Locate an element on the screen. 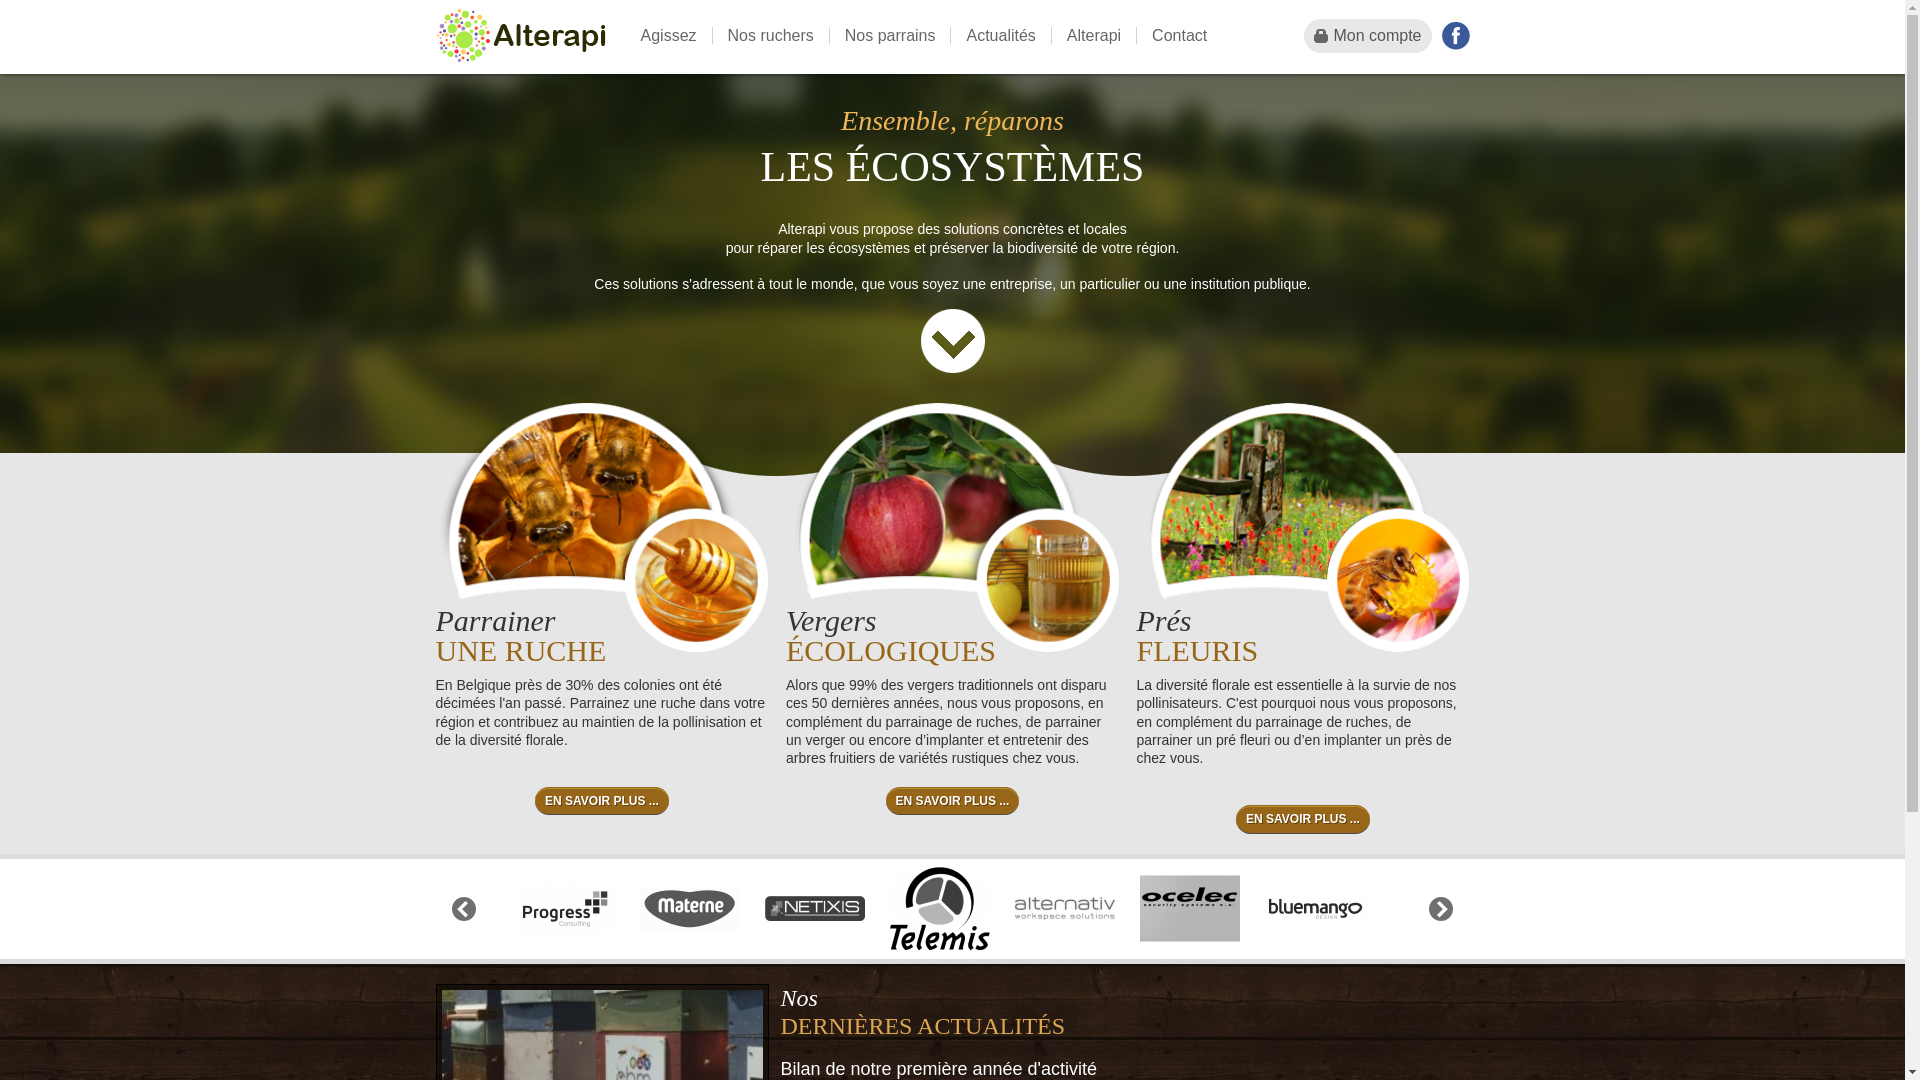  'bluemango-design' is located at coordinates (1315, 909).